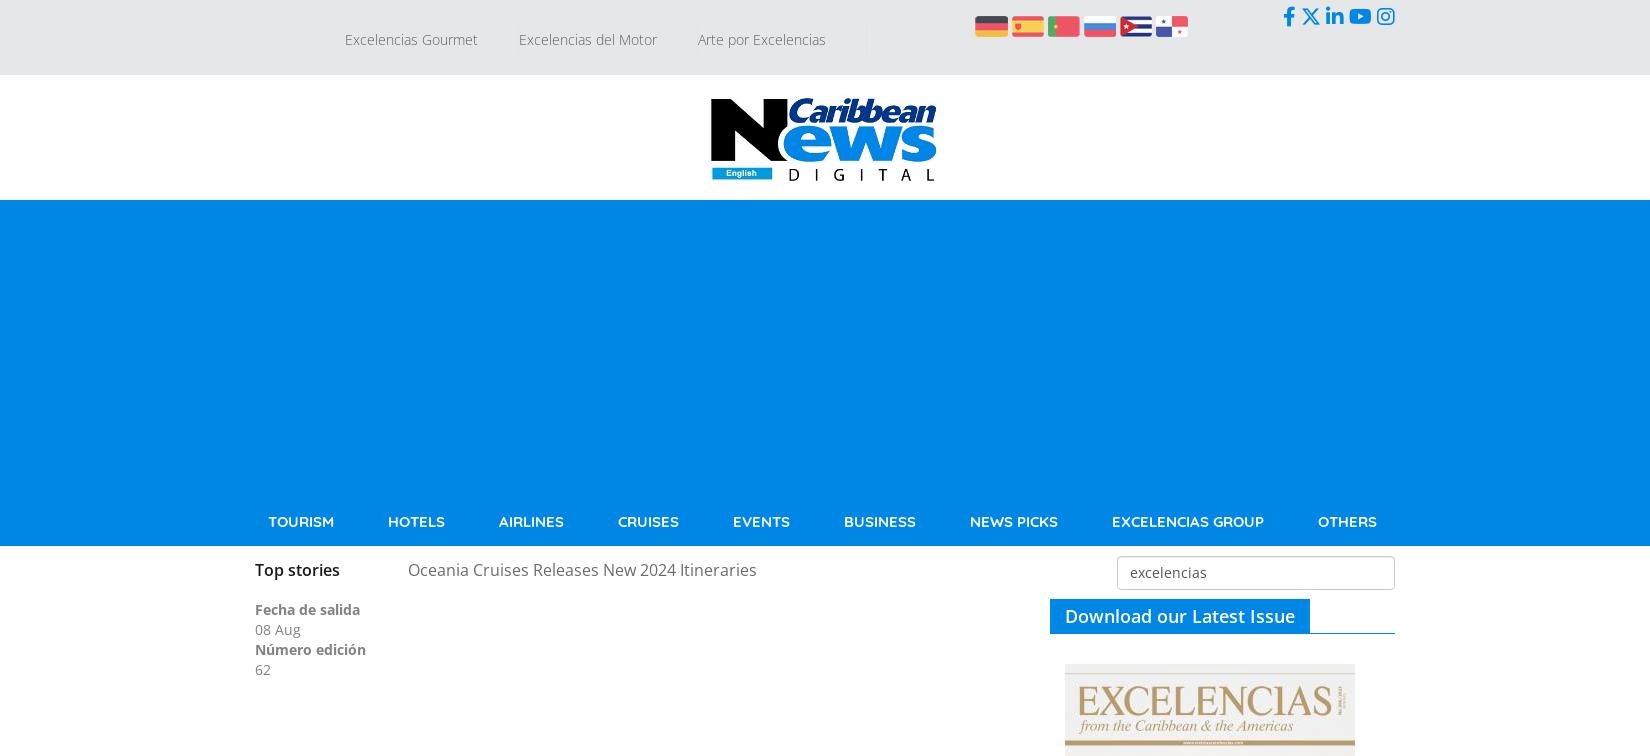 Image resolution: width=1650 pixels, height=756 pixels. I want to click on 'Business', so click(879, 521).